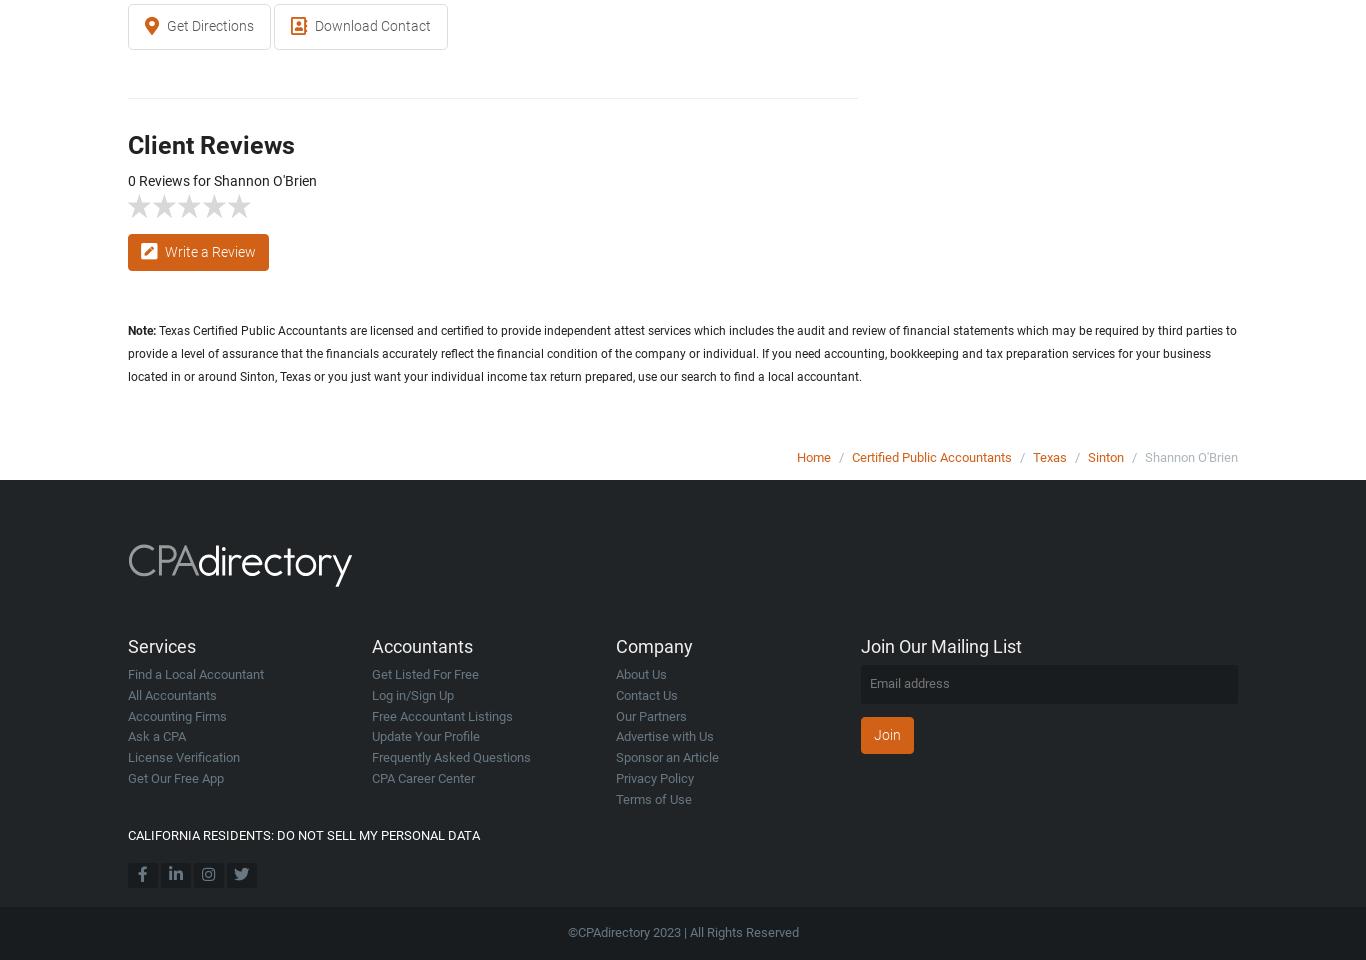 The image size is (1366, 960). I want to click on 'Get Our Free App', so click(174, 776).